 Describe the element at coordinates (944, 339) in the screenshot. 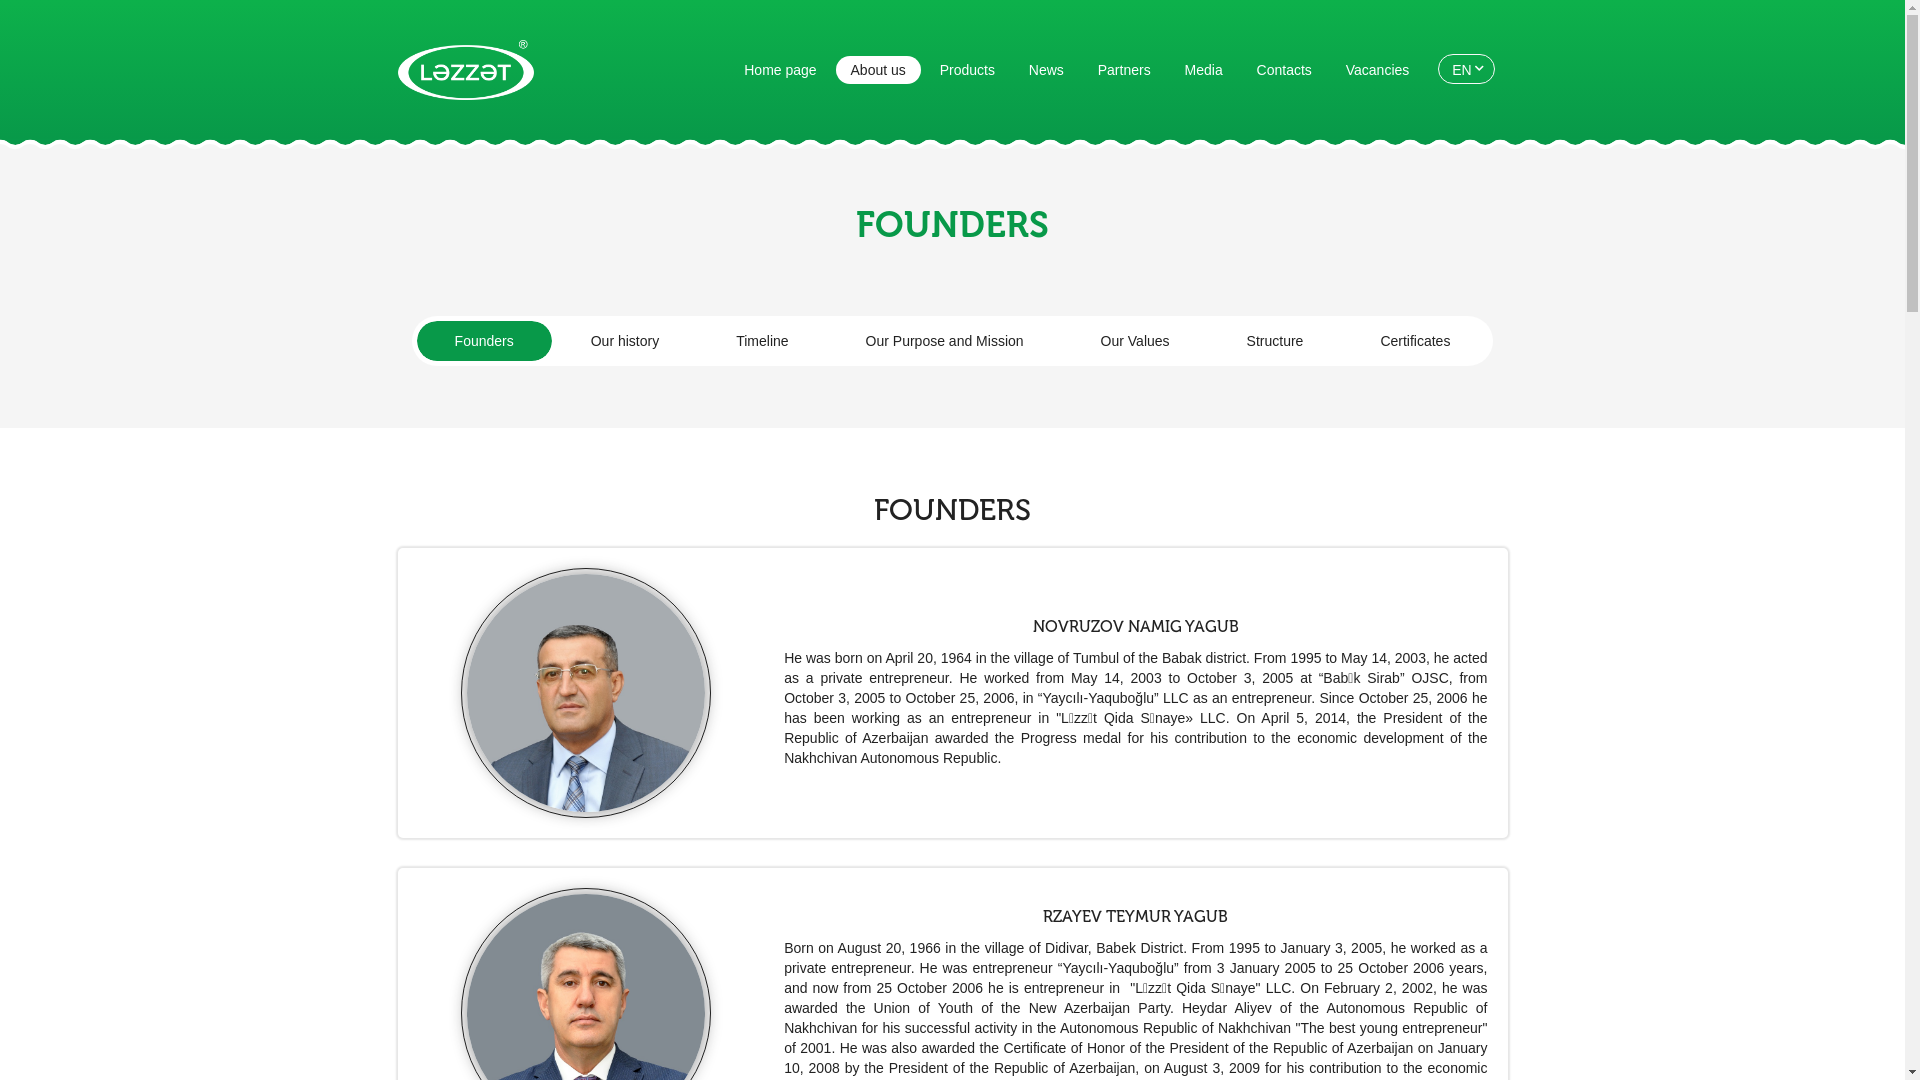

I see `'Our Purpose and Mission'` at that location.